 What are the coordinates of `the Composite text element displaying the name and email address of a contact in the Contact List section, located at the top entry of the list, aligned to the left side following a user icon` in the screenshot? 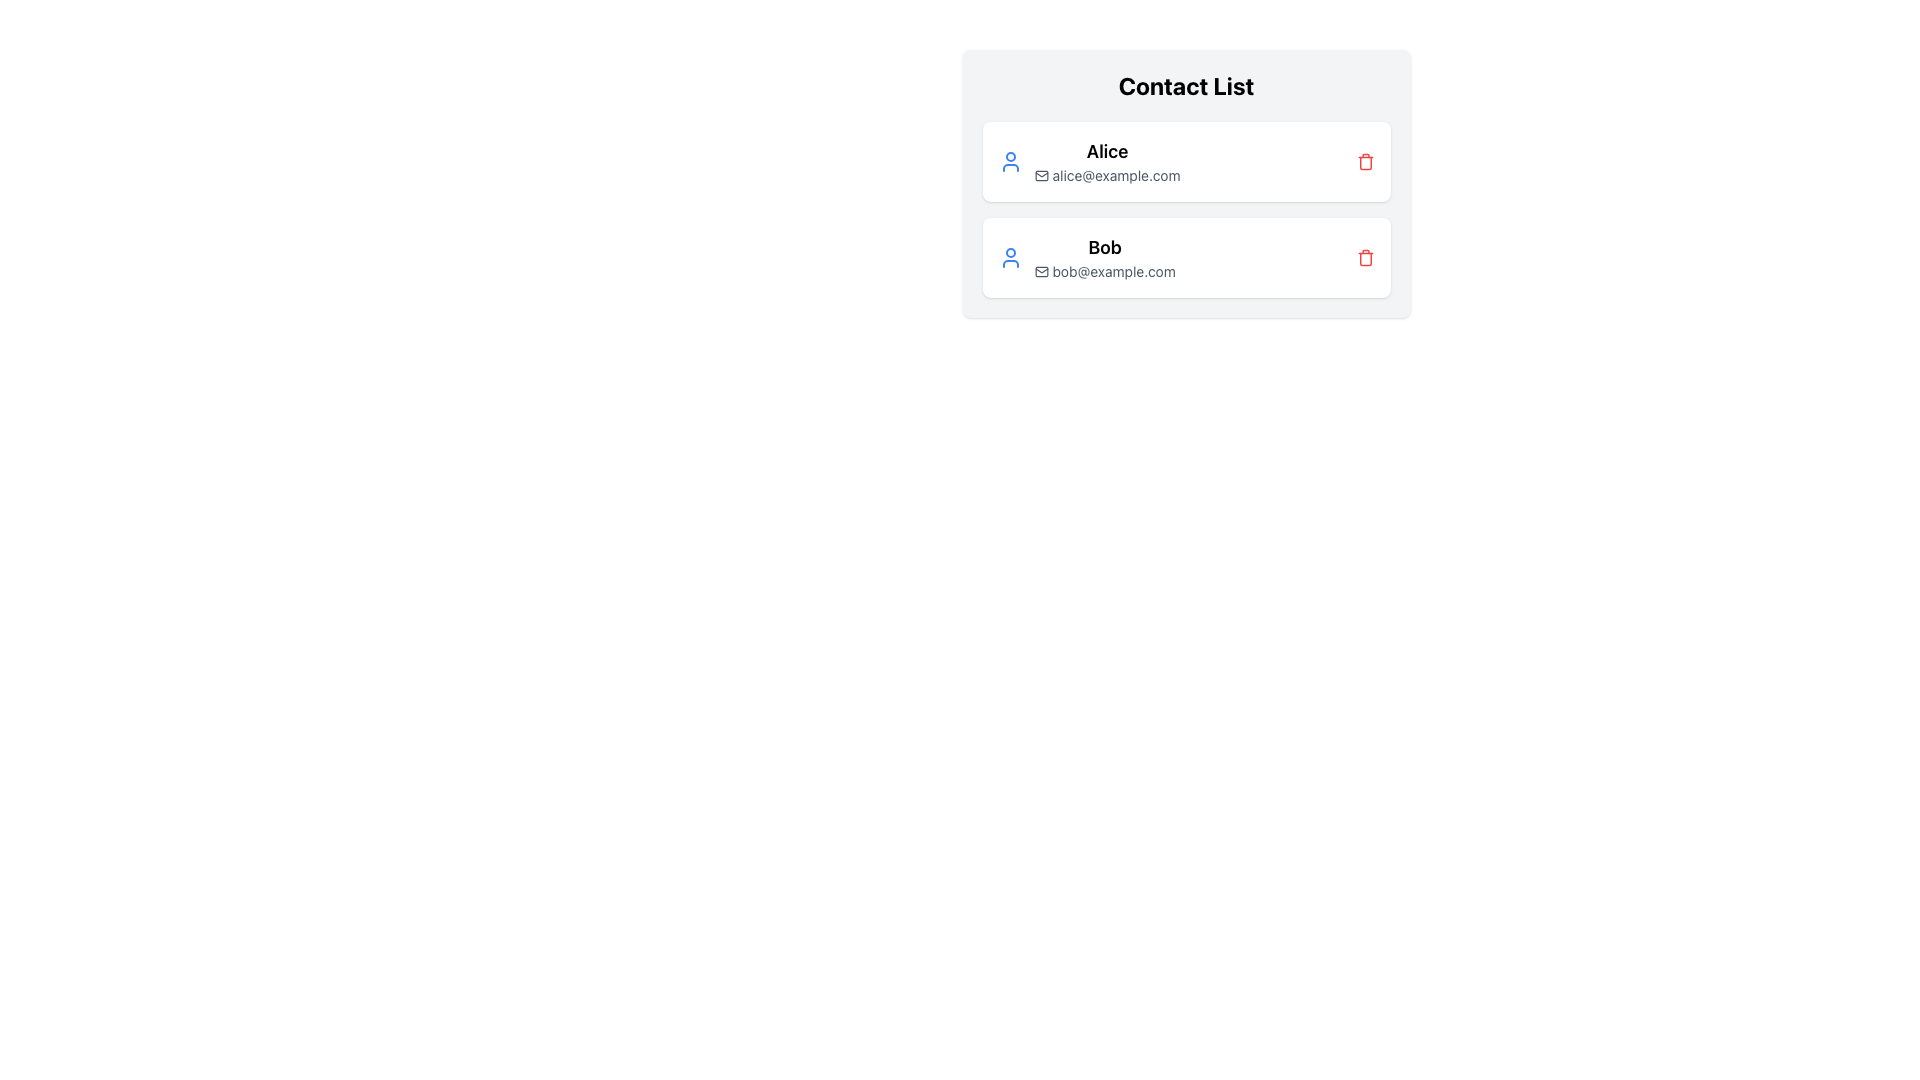 It's located at (1106, 161).